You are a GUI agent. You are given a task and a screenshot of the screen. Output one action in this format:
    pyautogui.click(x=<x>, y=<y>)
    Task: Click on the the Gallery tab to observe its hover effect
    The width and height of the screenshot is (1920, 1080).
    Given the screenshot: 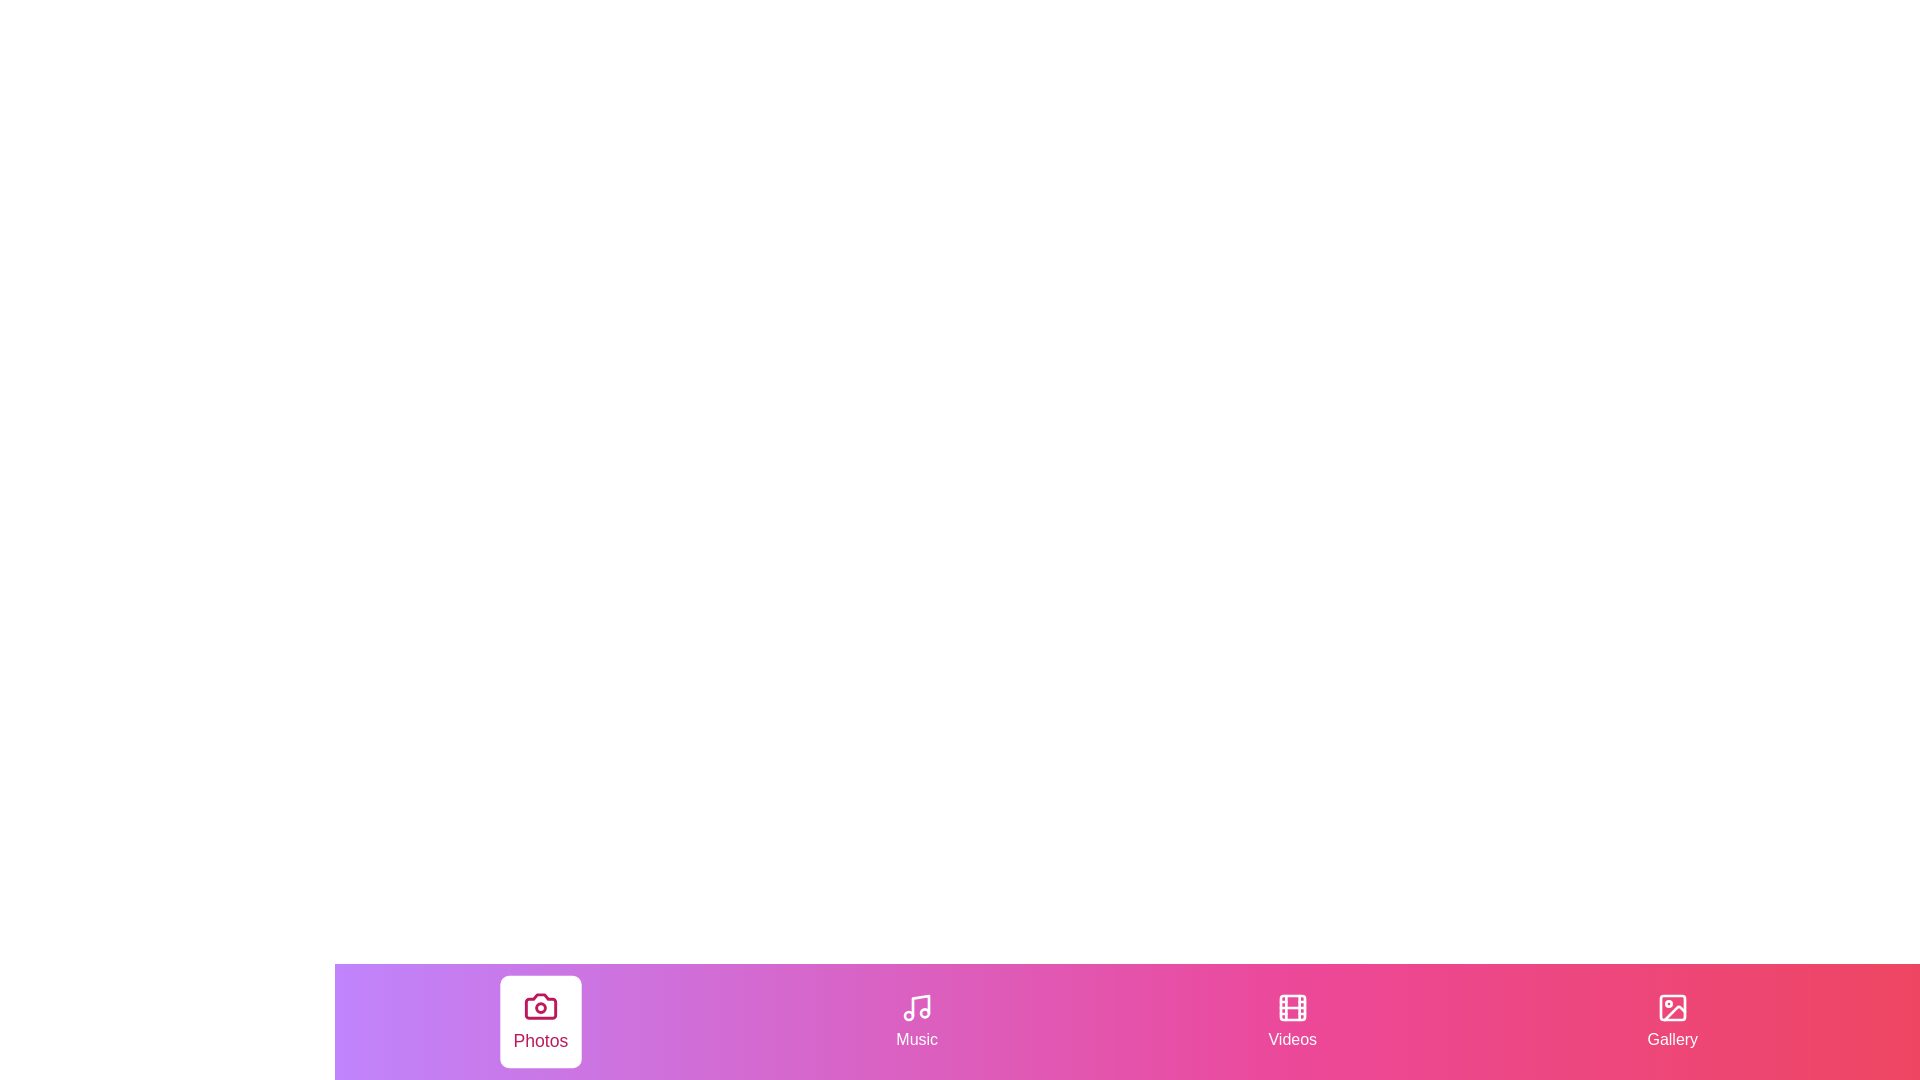 What is the action you would take?
    pyautogui.click(x=1672, y=1022)
    